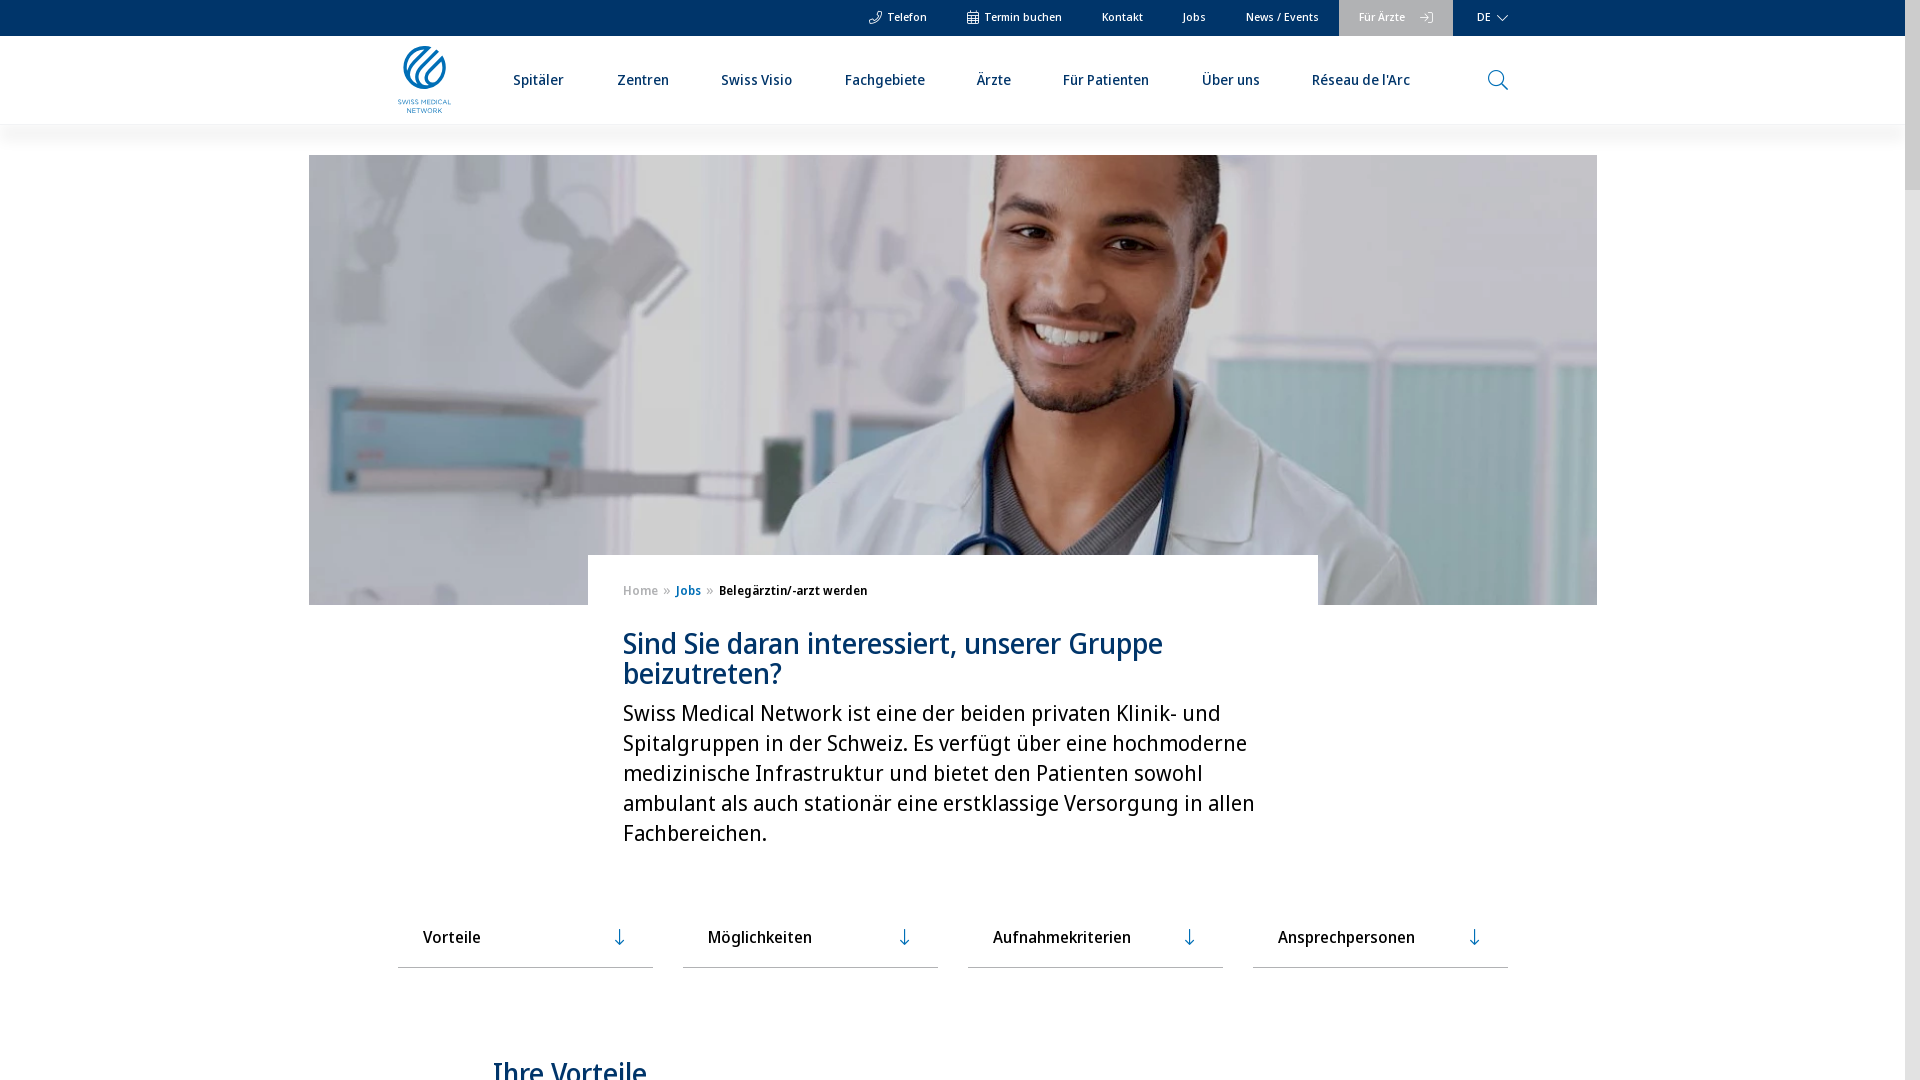 This screenshot has width=1920, height=1080. I want to click on 'Aufnahmekriterien', so click(968, 937).